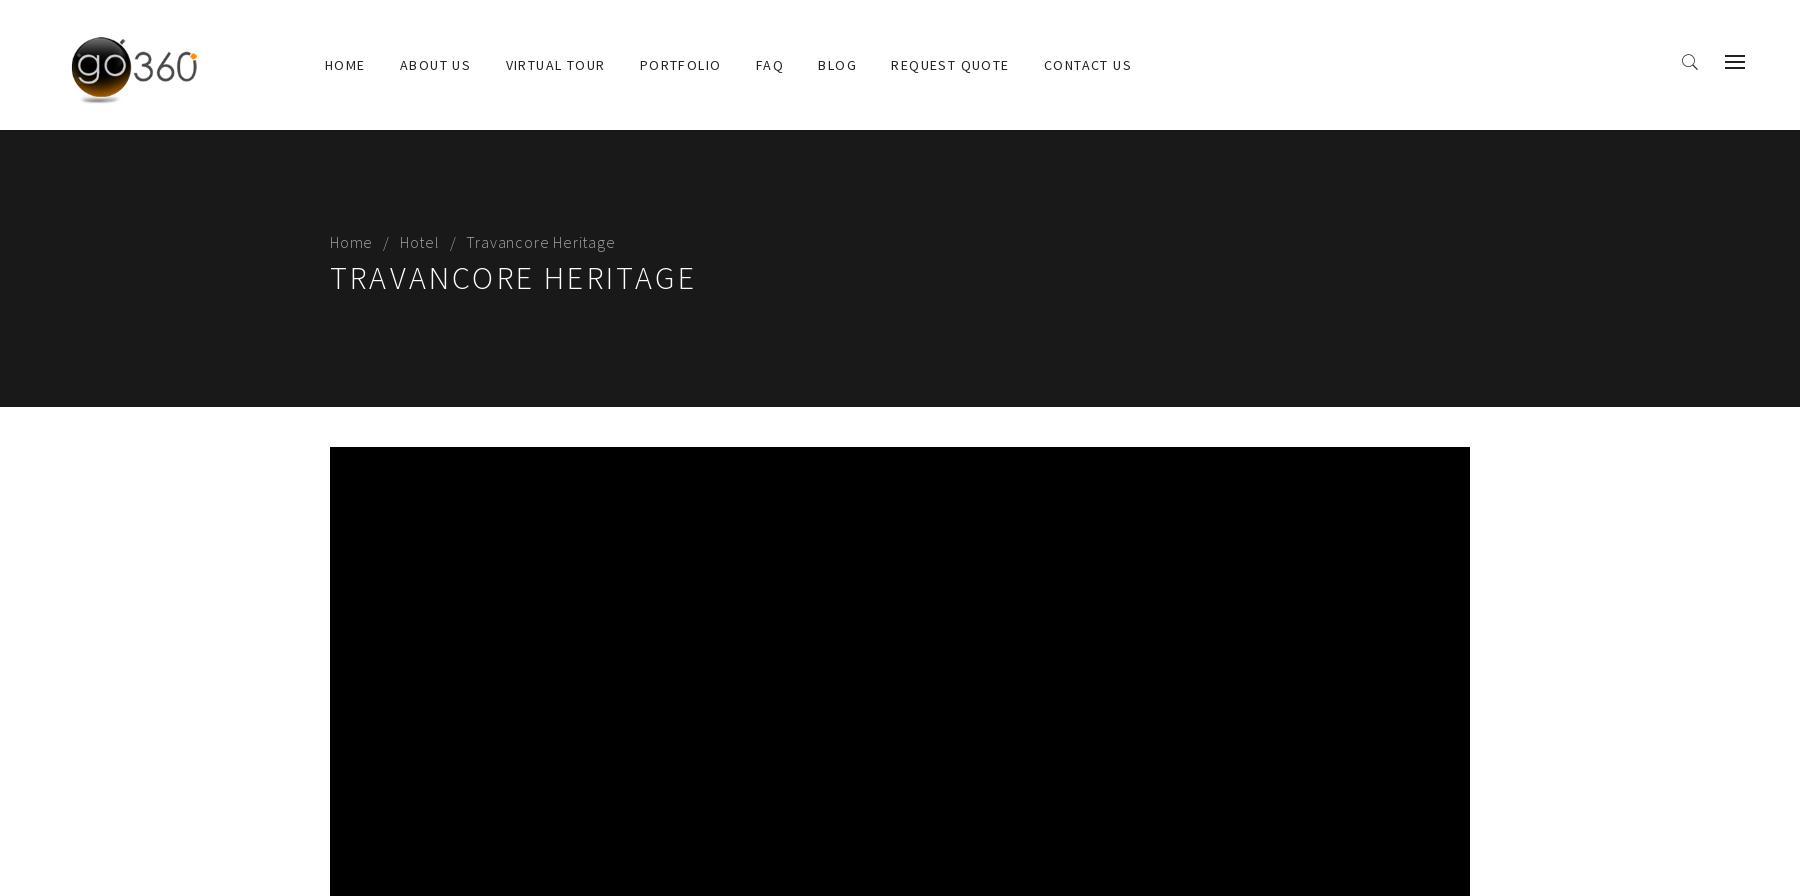 Image resolution: width=1800 pixels, height=896 pixels. Describe the element at coordinates (632, 154) in the screenshot. I see `'Virtual Tour Development Process'` at that location.